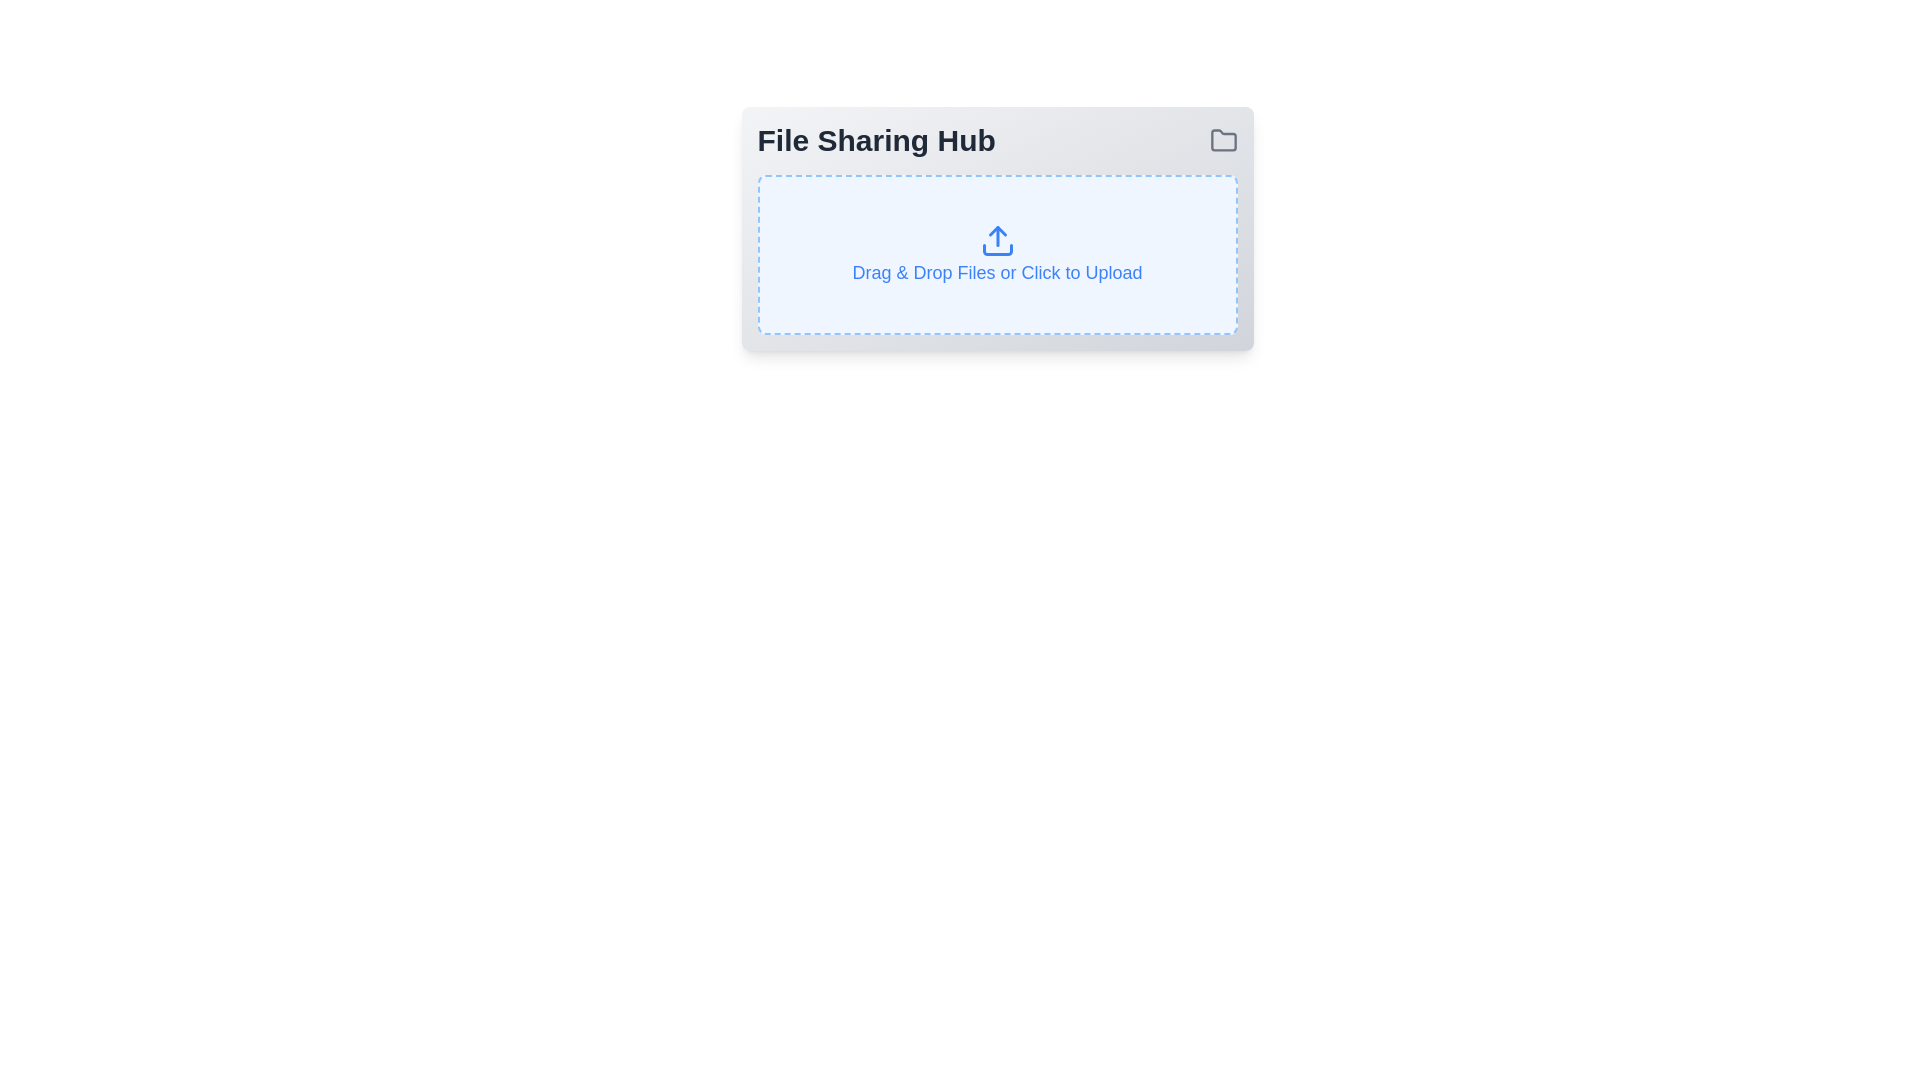 The height and width of the screenshot is (1080, 1920). Describe the element at coordinates (1222, 139) in the screenshot. I see `the folder icon located in the upper right corner of the 'File Sharing Hub' section, which is styled with a gray outline` at that location.